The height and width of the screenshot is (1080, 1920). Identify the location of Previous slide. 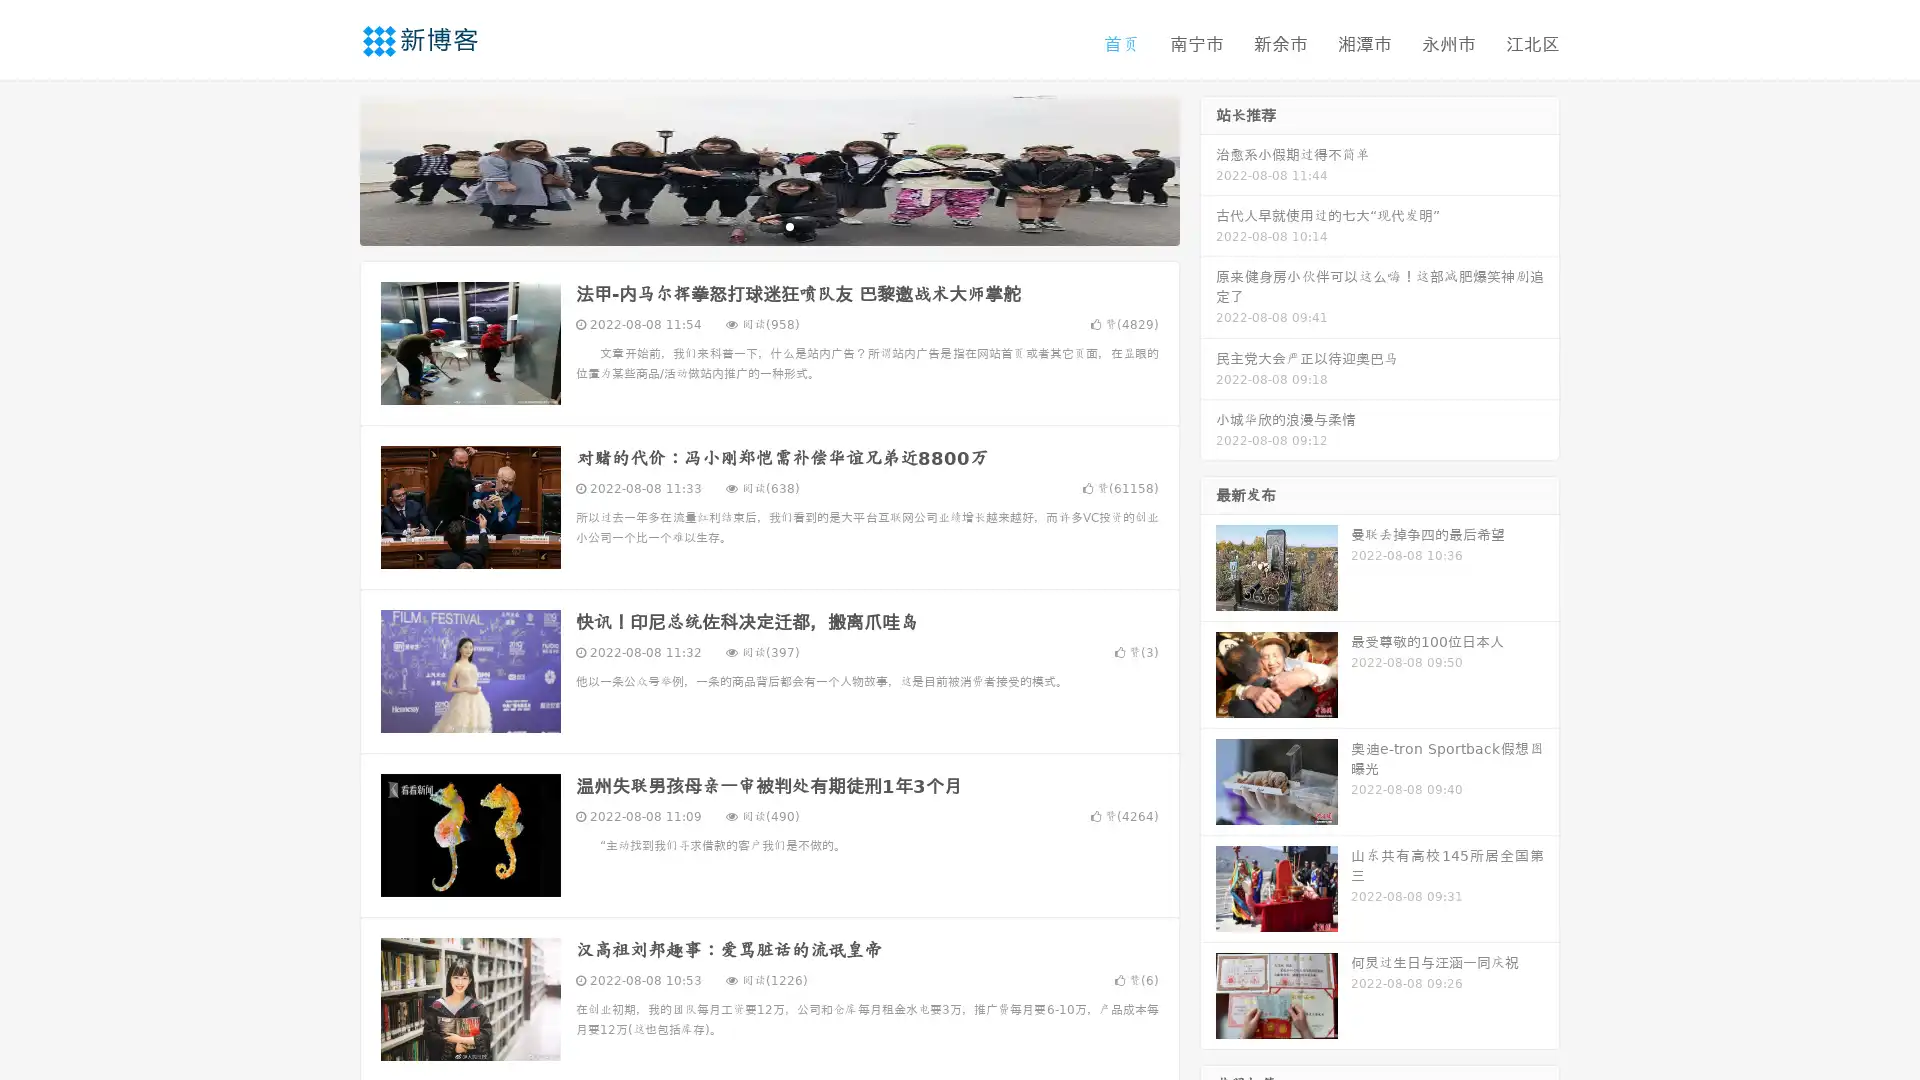
(330, 168).